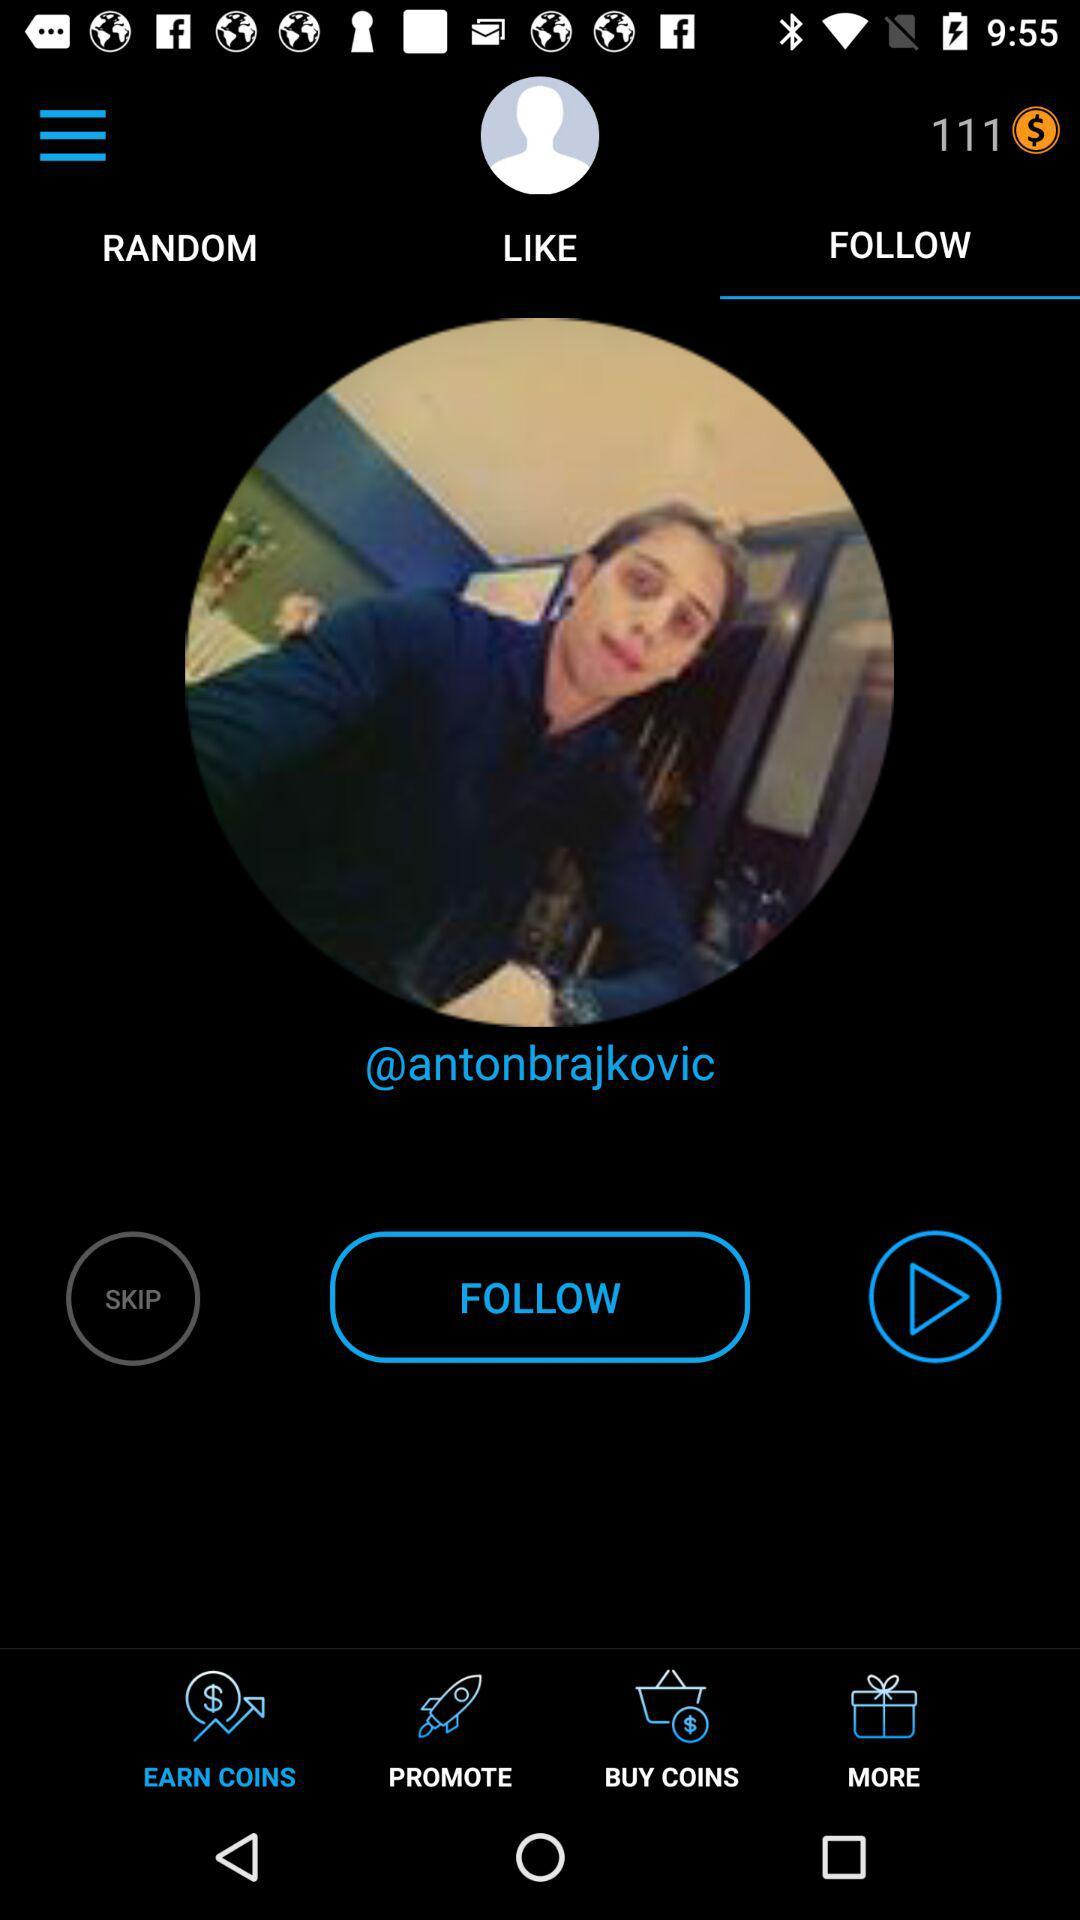 This screenshot has width=1080, height=1920. I want to click on the 111, so click(967, 132).